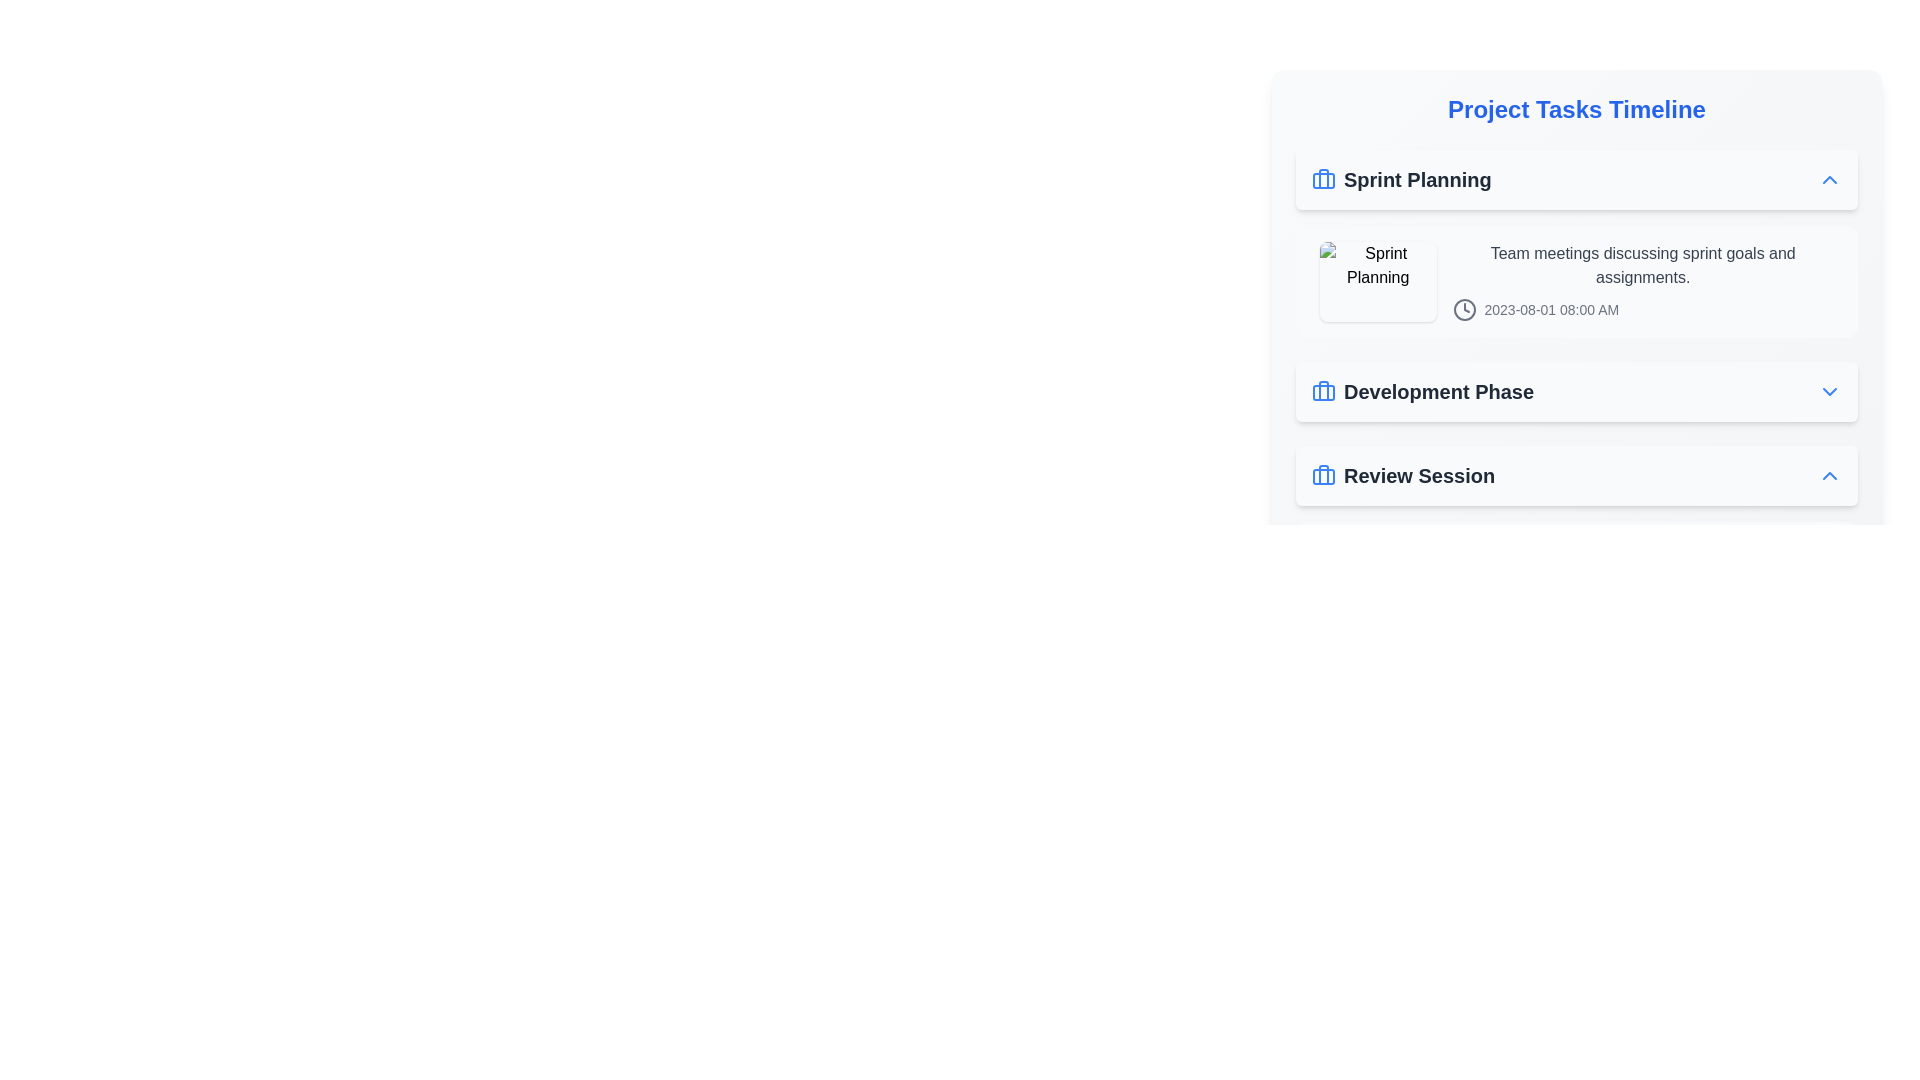  What do you see at coordinates (1416, 180) in the screenshot?
I see `the 'Sprint Planning' text label located under the 'Project Tasks Timeline' section, which is visually distinct and aligned with an icon on the left` at bounding box center [1416, 180].